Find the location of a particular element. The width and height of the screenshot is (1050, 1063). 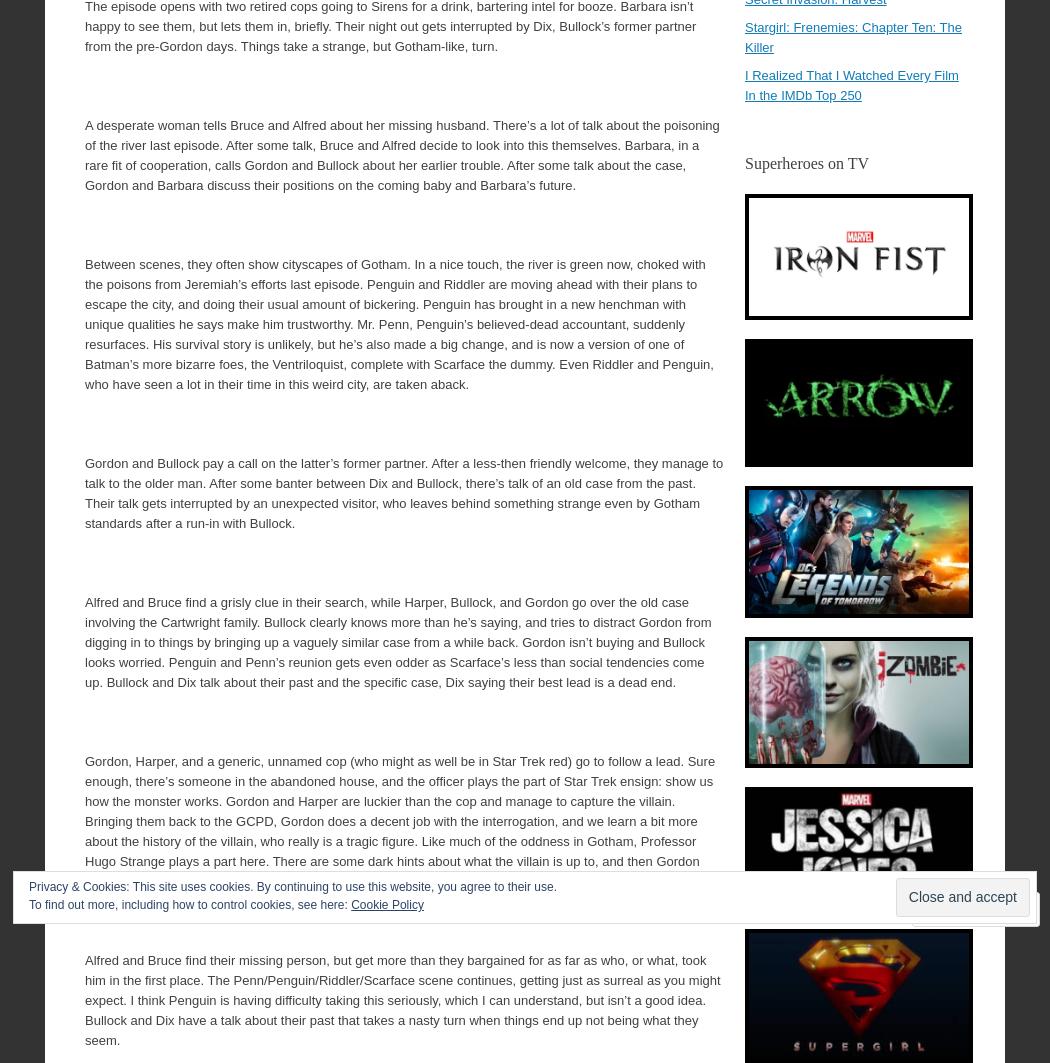

'Alfred and Bruce find their missing person, but get more than they bargained for as far as who, or what, took him in the first place. The Penn/Penguin/Riddler/Scarface scene continues, getting just as surreal as you might expect. I think Penguin is having difficulty taking this seriously, which I can understand, but isn’t a good idea. Bullock and Dix have a talk about their past that takes a nasty turn when things end up not being what they seem.' is located at coordinates (402, 999).